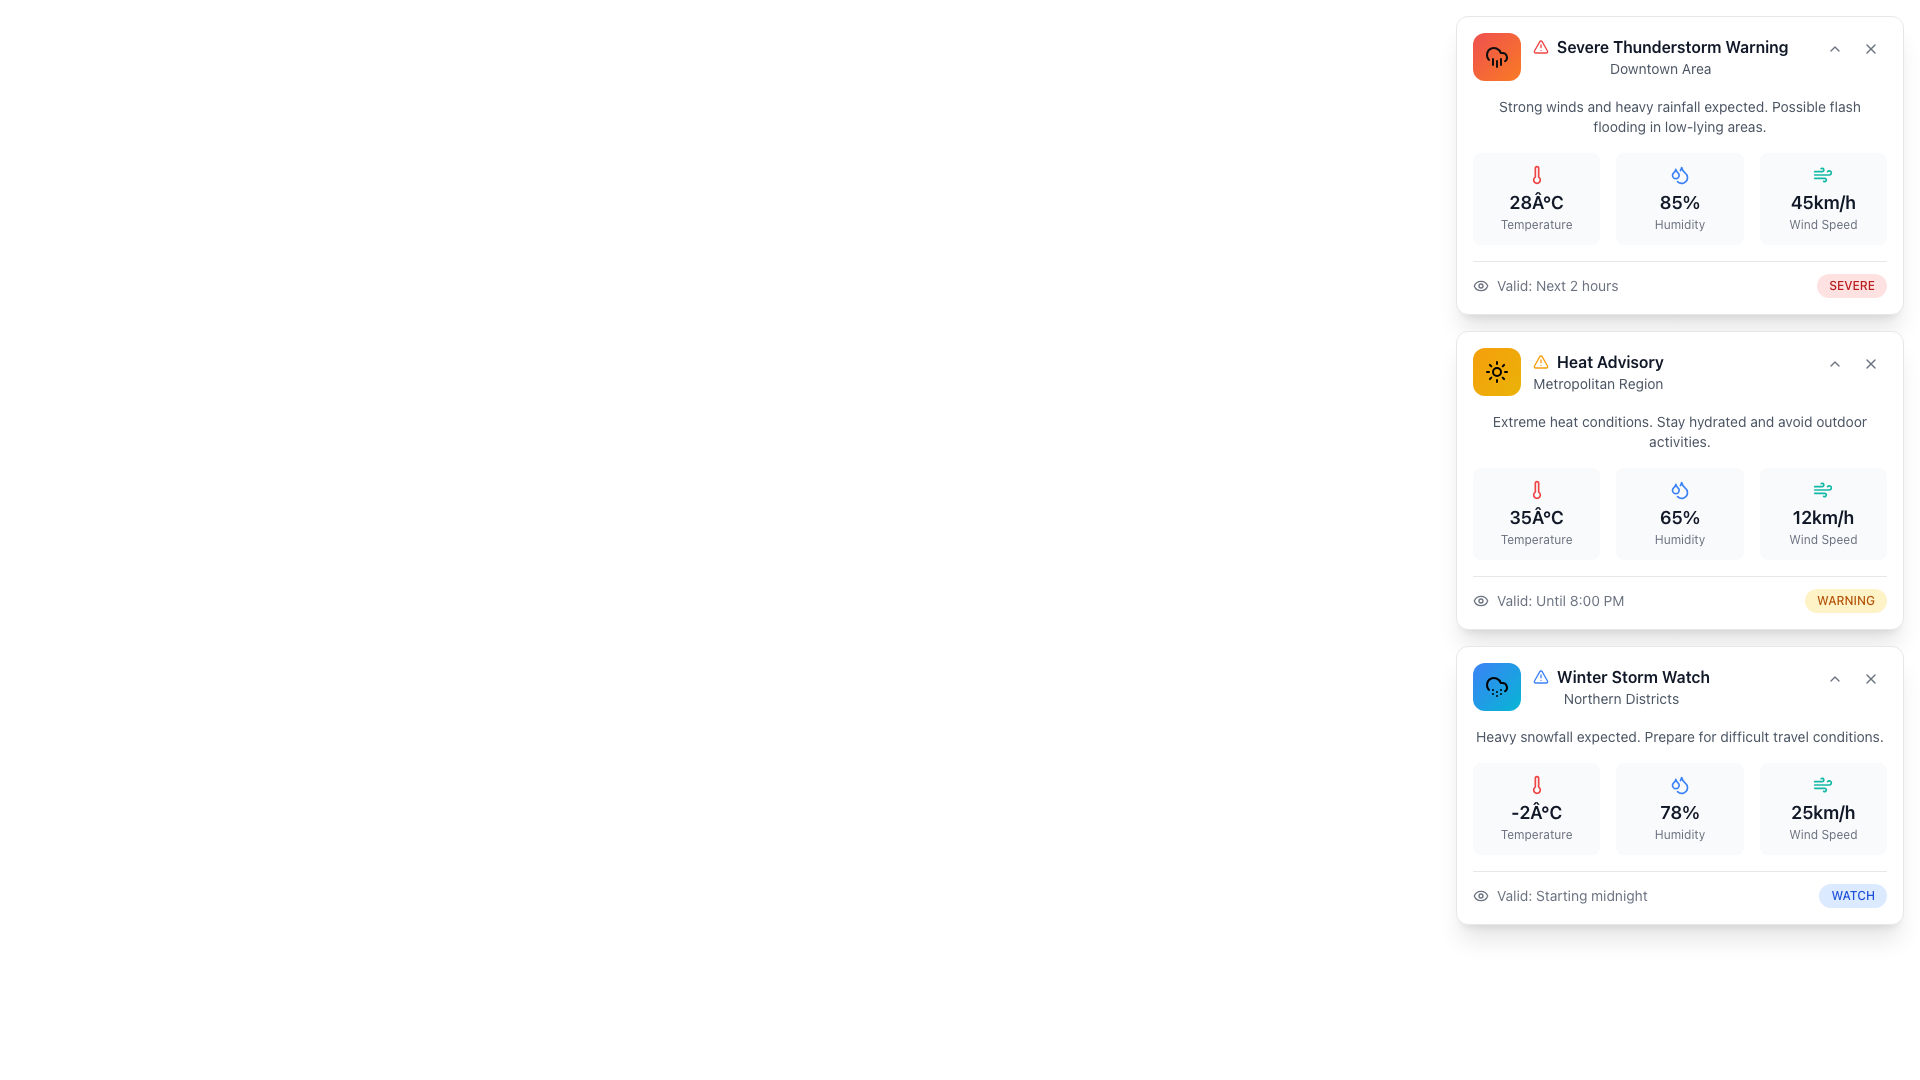 The image size is (1920, 1080). Describe the element at coordinates (1870, 48) in the screenshot. I see `the close button located in the top-right corner of the 'Severe Thunderstorm Warning' card` at that location.